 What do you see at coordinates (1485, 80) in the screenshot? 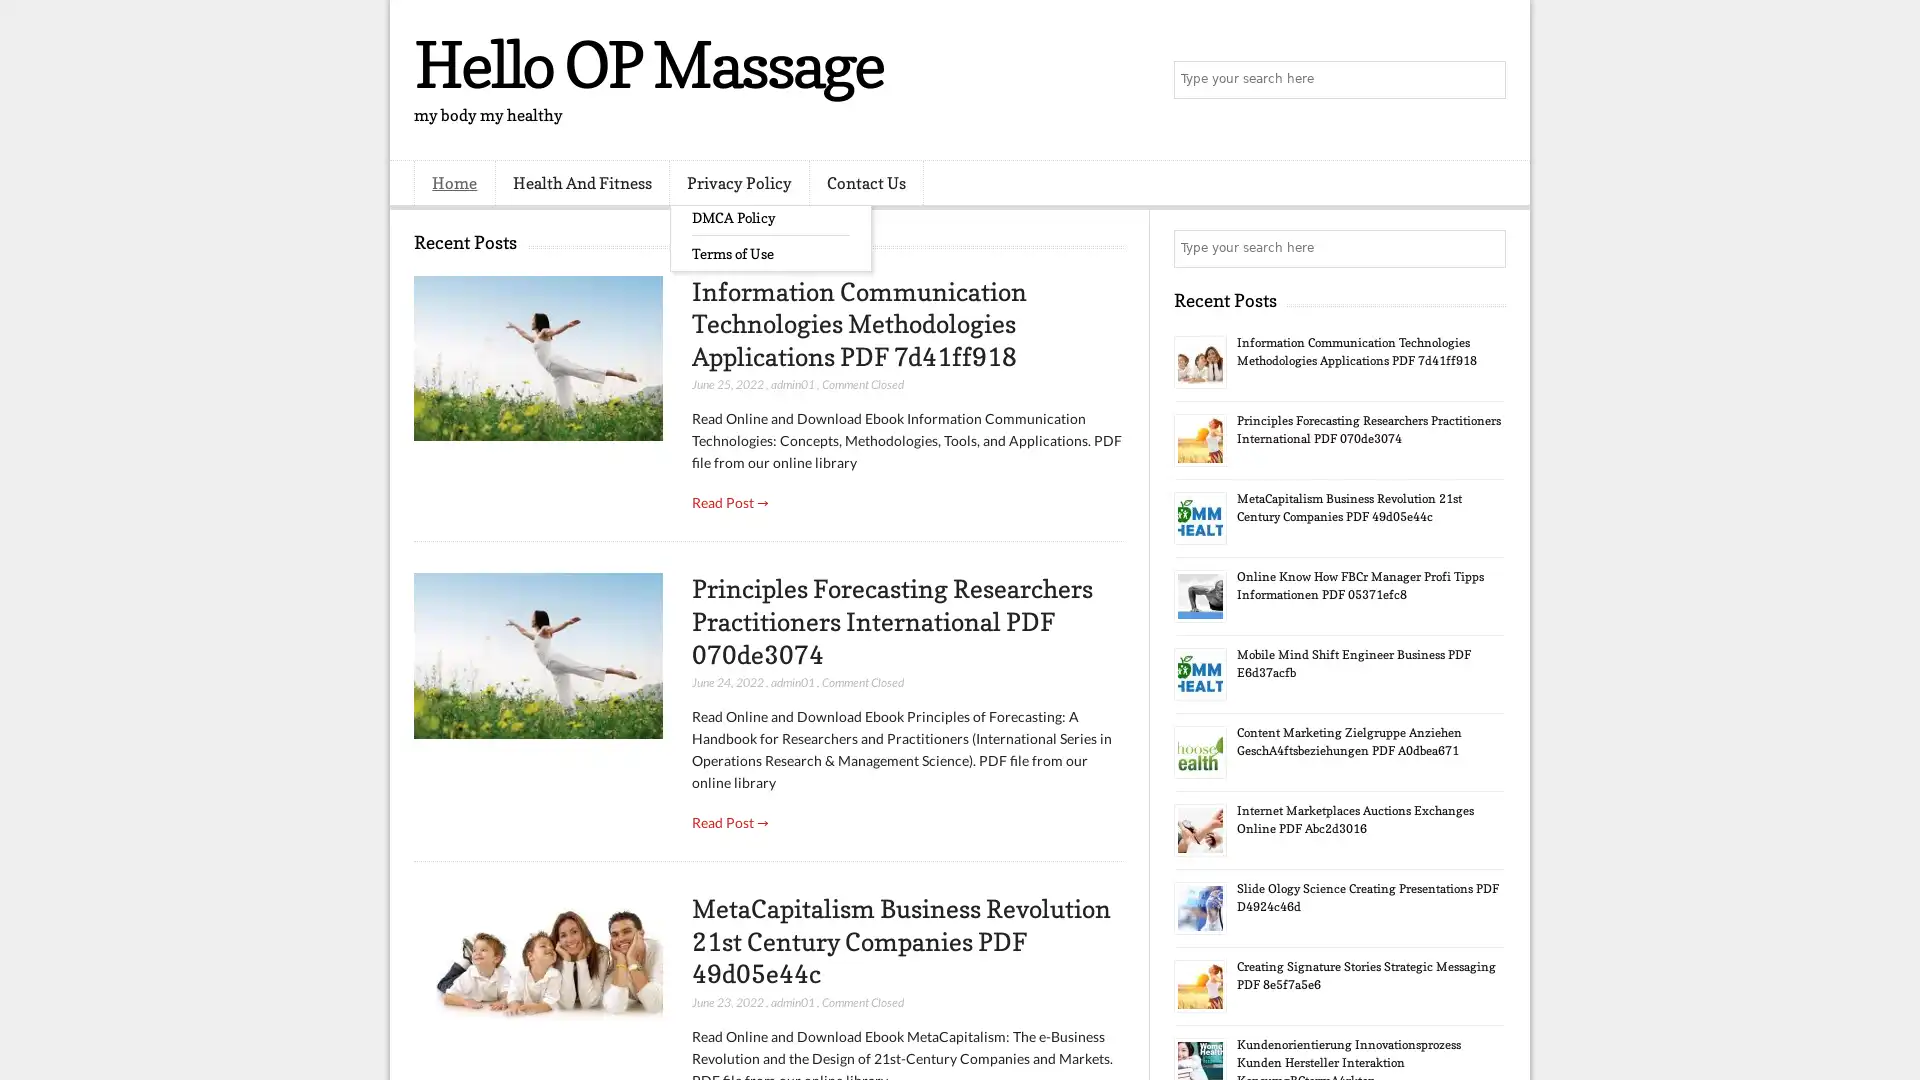
I see `Search` at bounding box center [1485, 80].